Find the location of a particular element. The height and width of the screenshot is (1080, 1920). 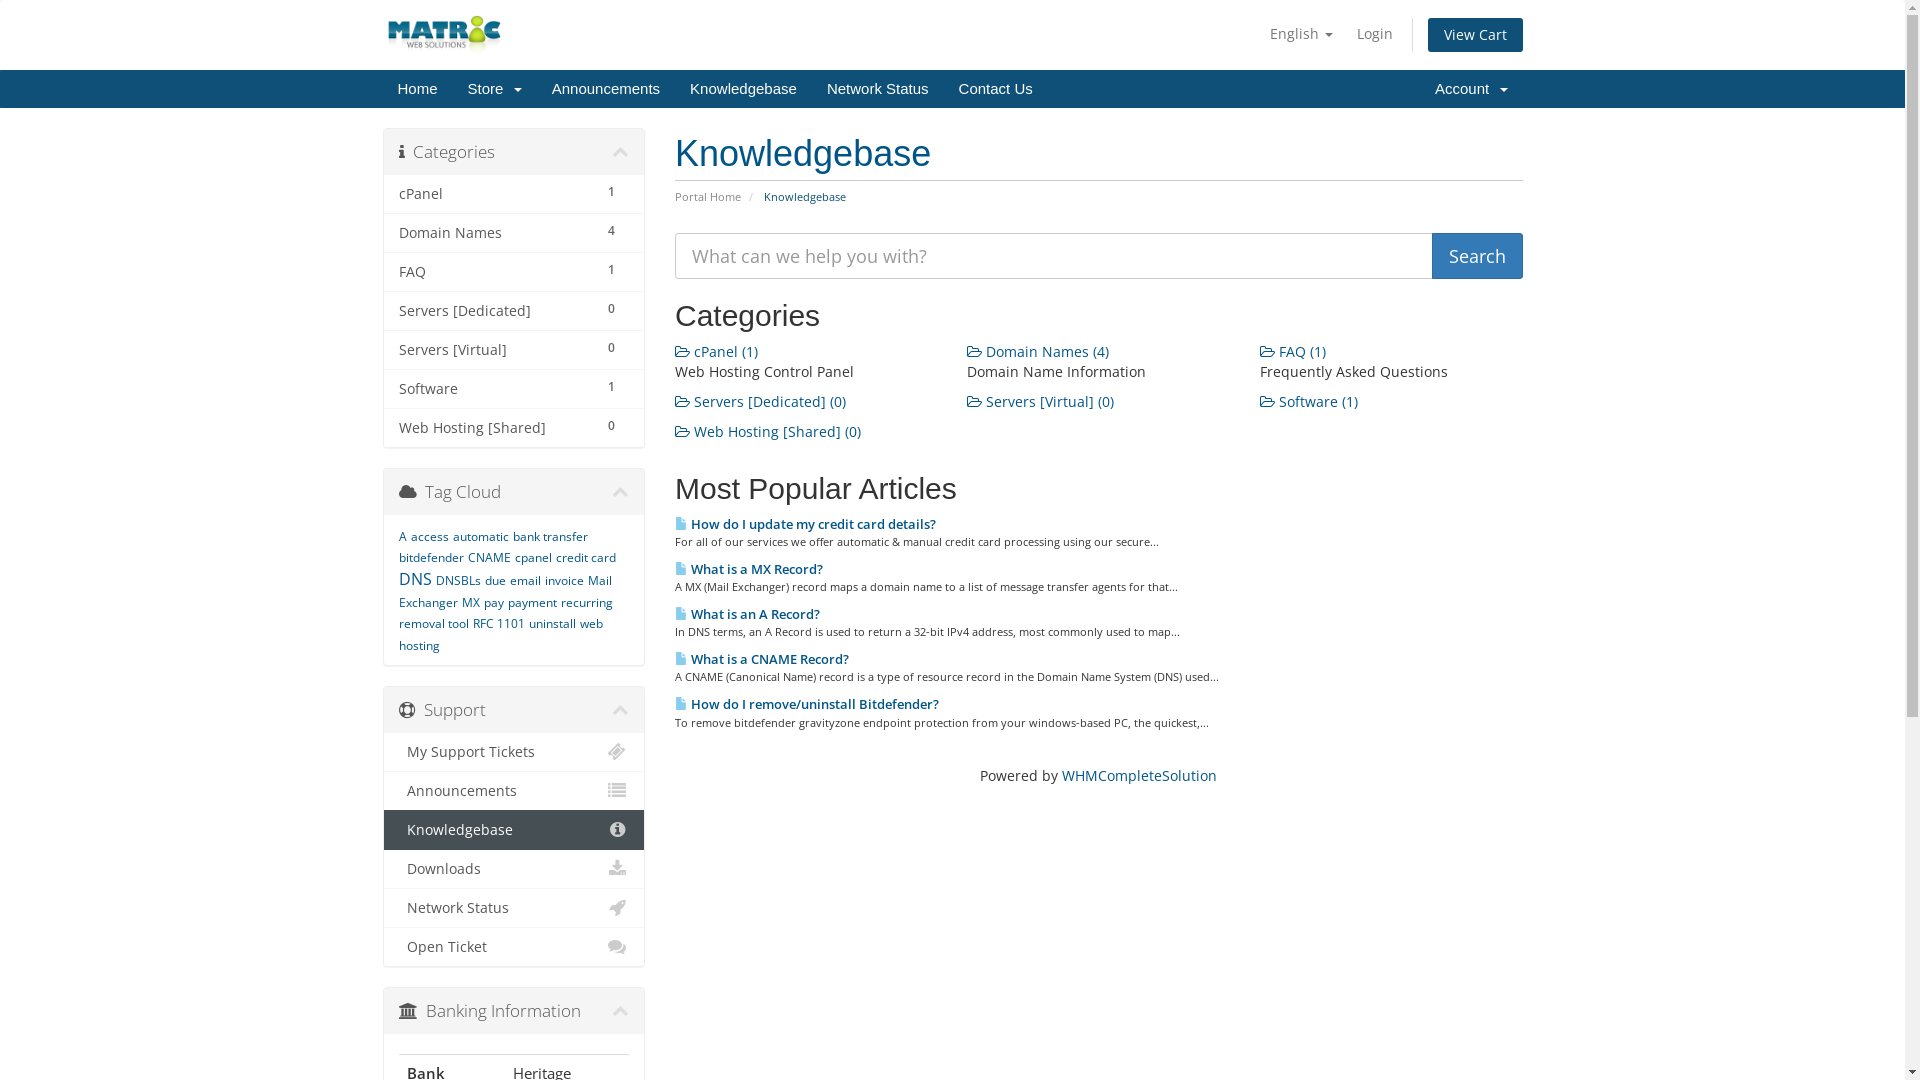

'Network Status' is located at coordinates (811, 87).